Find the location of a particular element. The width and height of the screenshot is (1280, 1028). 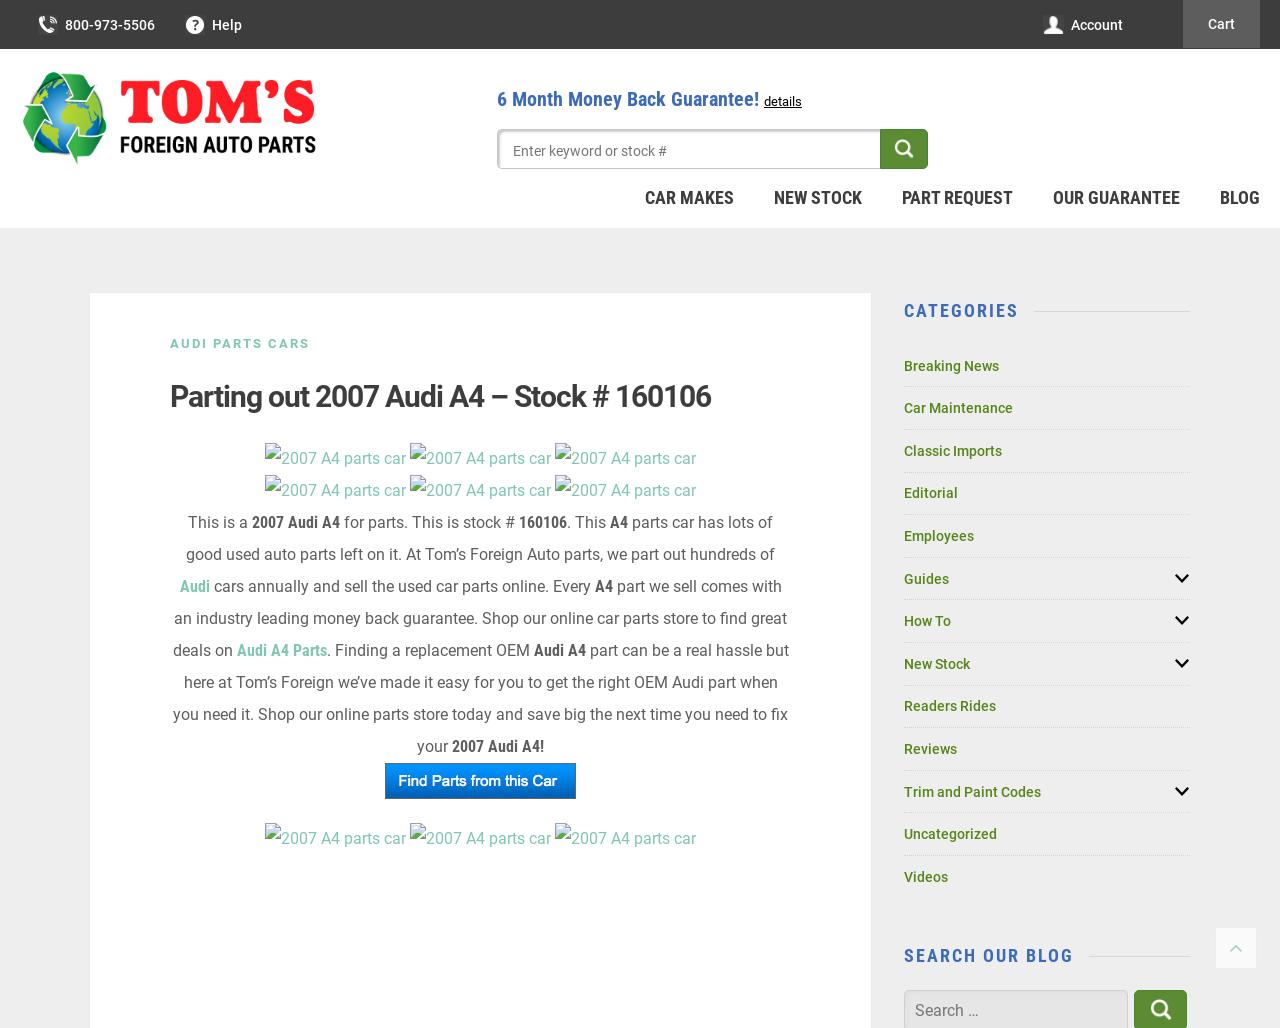

'Audi A4' is located at coordinates (558, 650).